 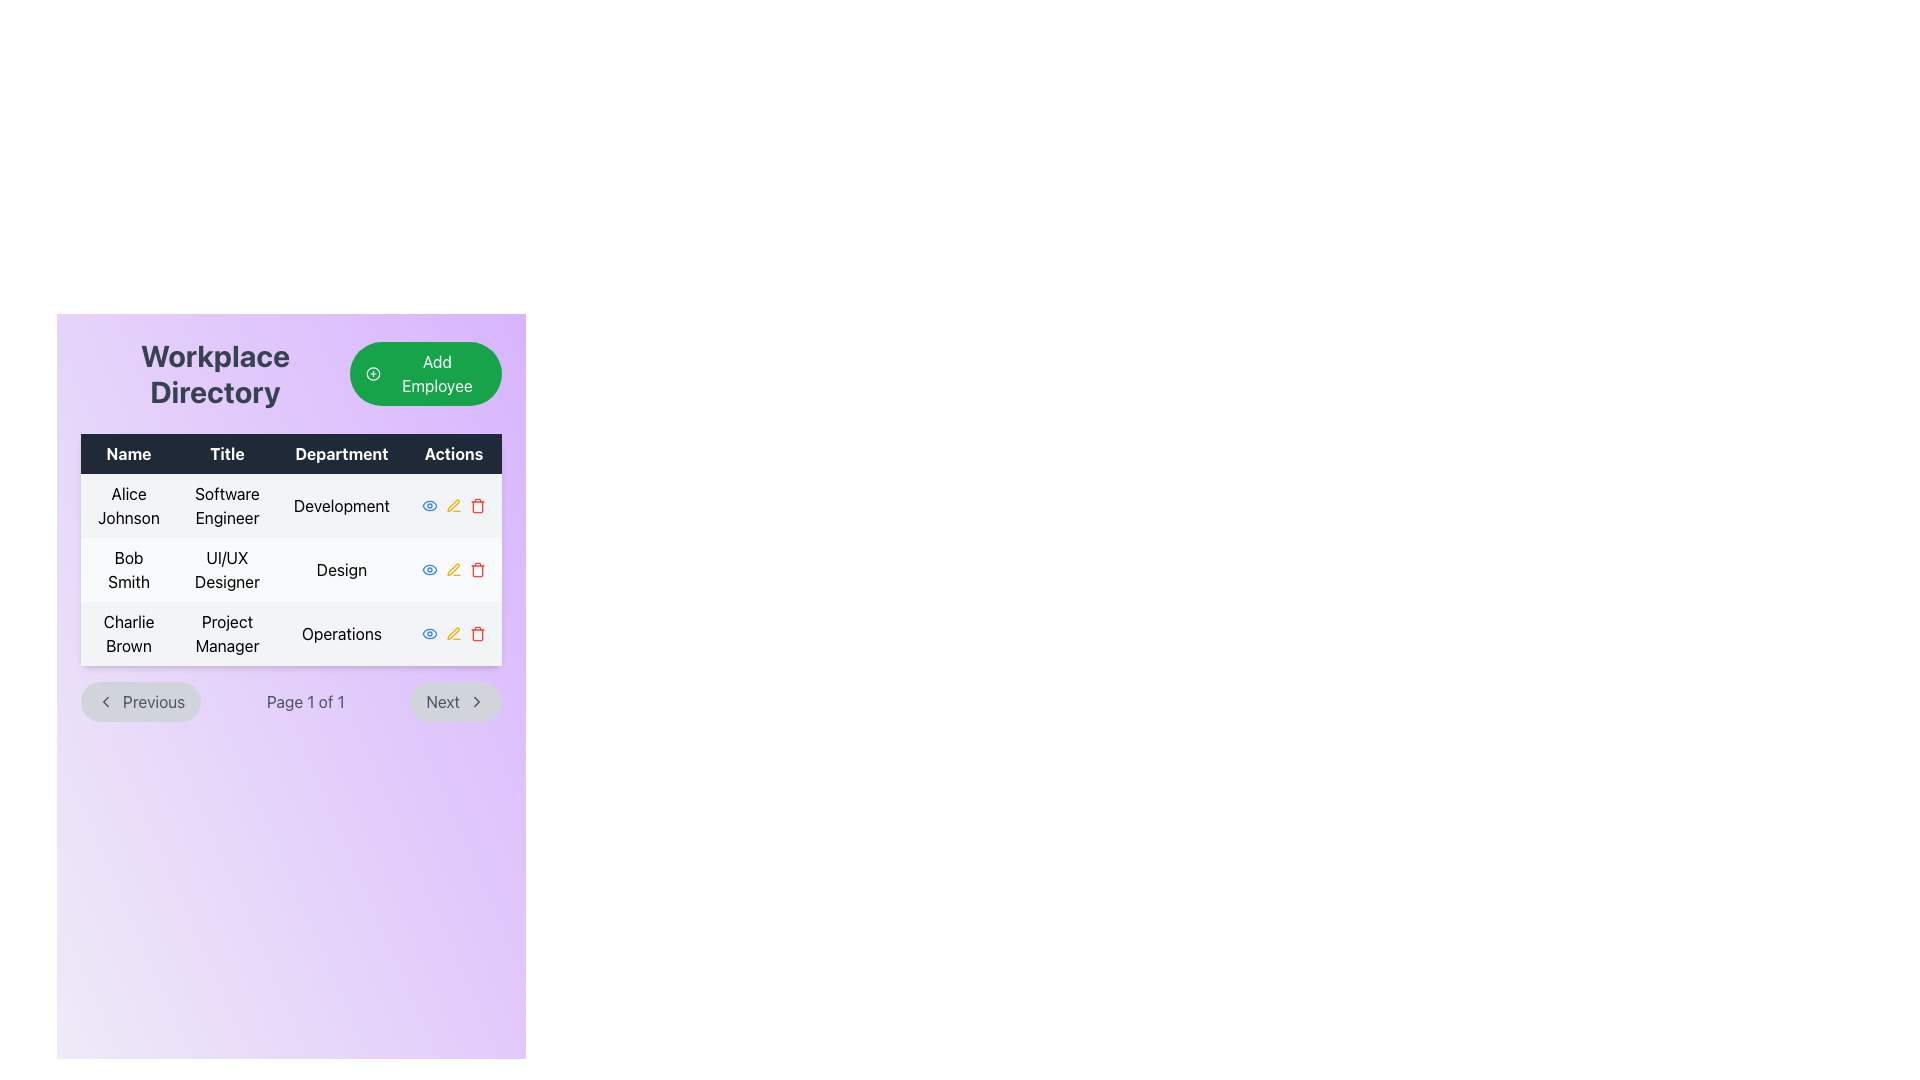 What do you see at coordinates (139, 701) in the screenshot?
I see `the 'Previous' button located on the far left side of its row` at bounding box center [139, 701].